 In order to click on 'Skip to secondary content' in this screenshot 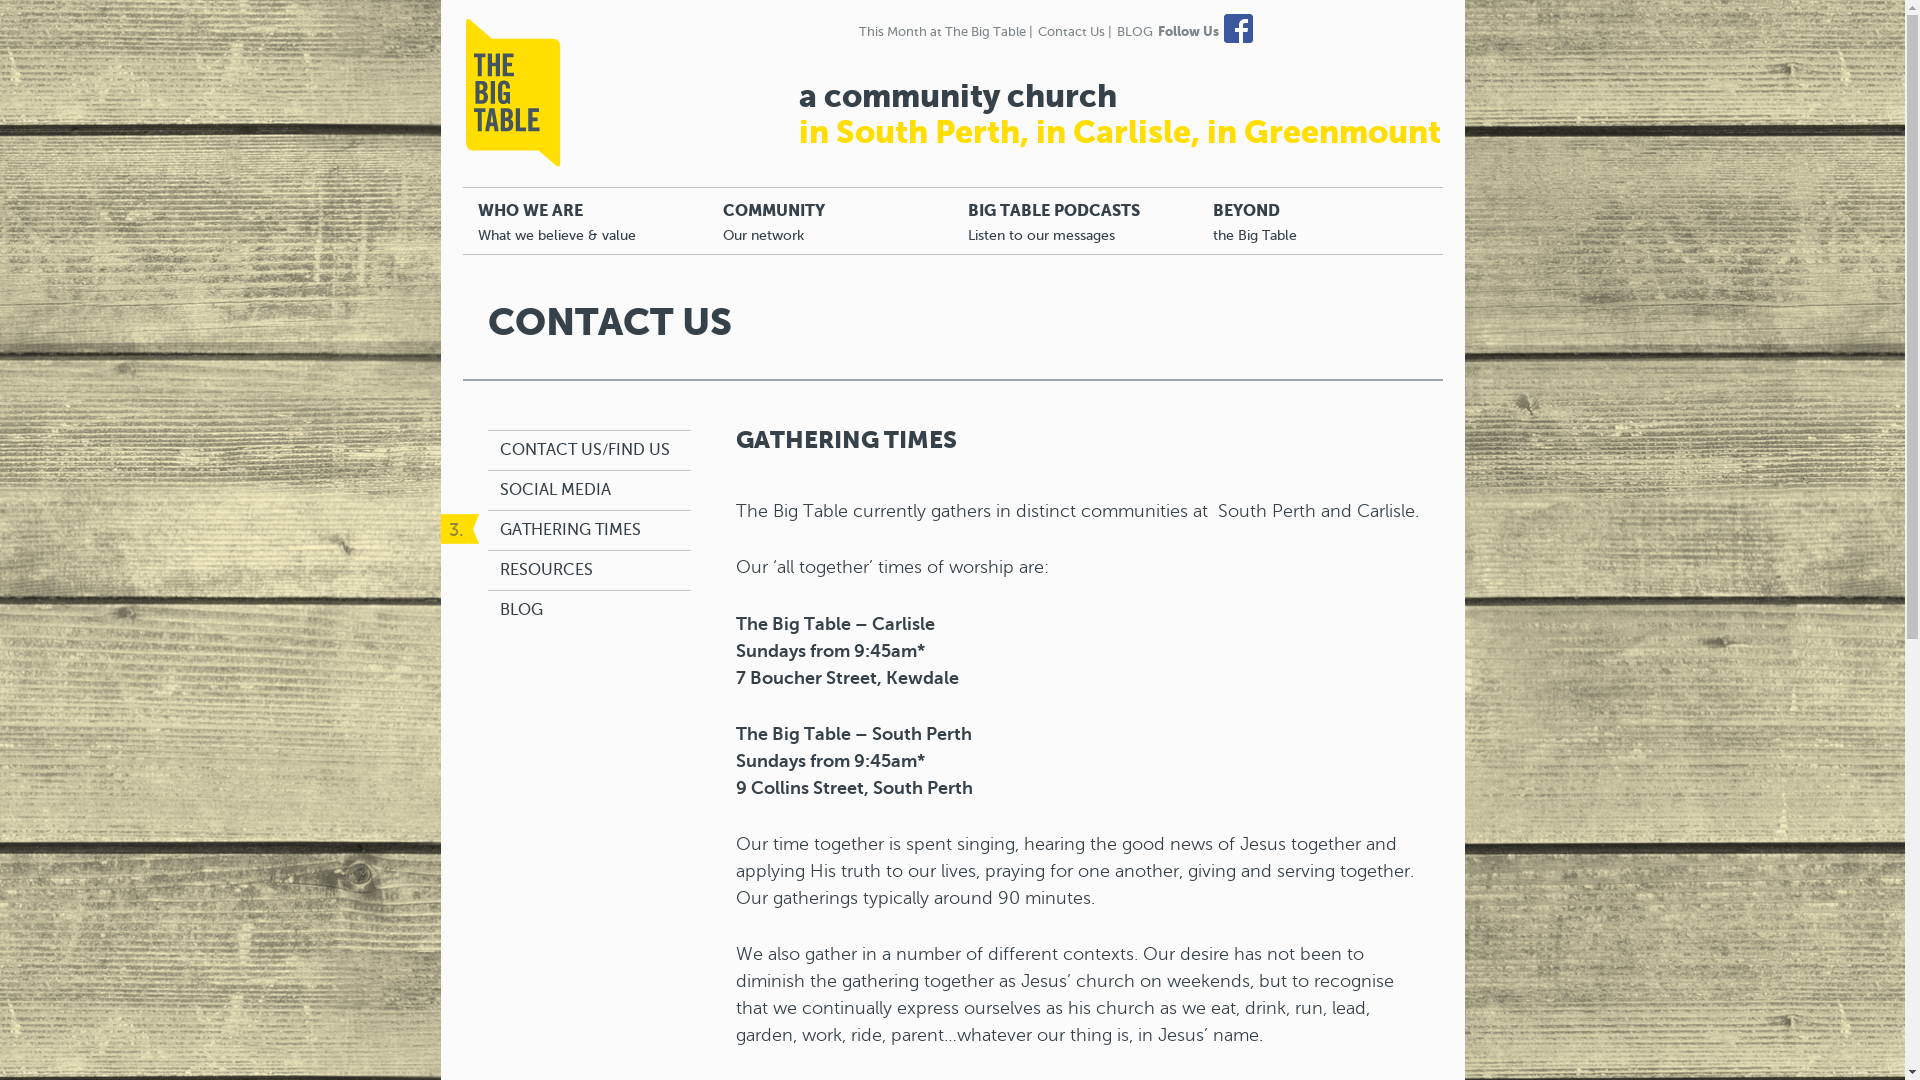, I will do `click(569, 197)`.